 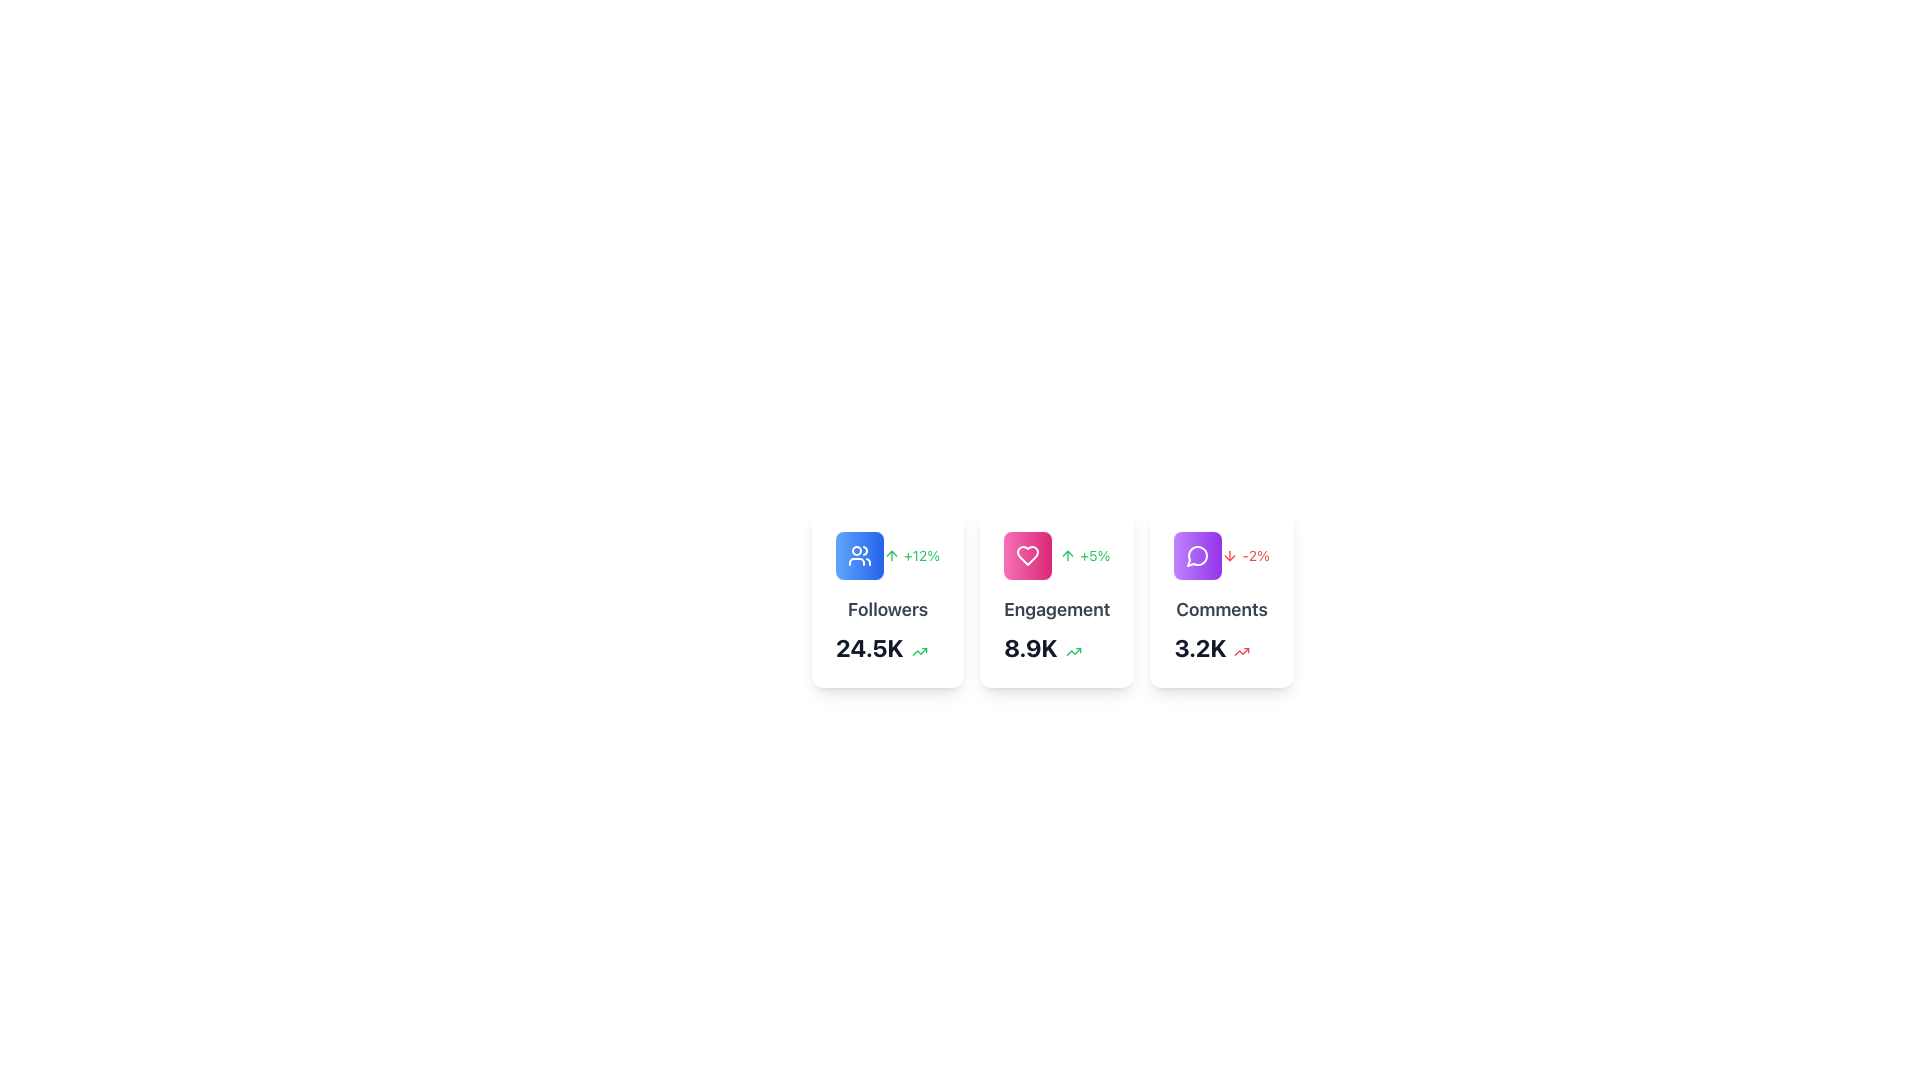 What do you see at coordinates (1221, 685) in the screenshot?
I see `the Decorative Bar located at the bottom of the 'Comments' statistics card, beneath the text '3.2K'` at bounding box center [1221, 685].